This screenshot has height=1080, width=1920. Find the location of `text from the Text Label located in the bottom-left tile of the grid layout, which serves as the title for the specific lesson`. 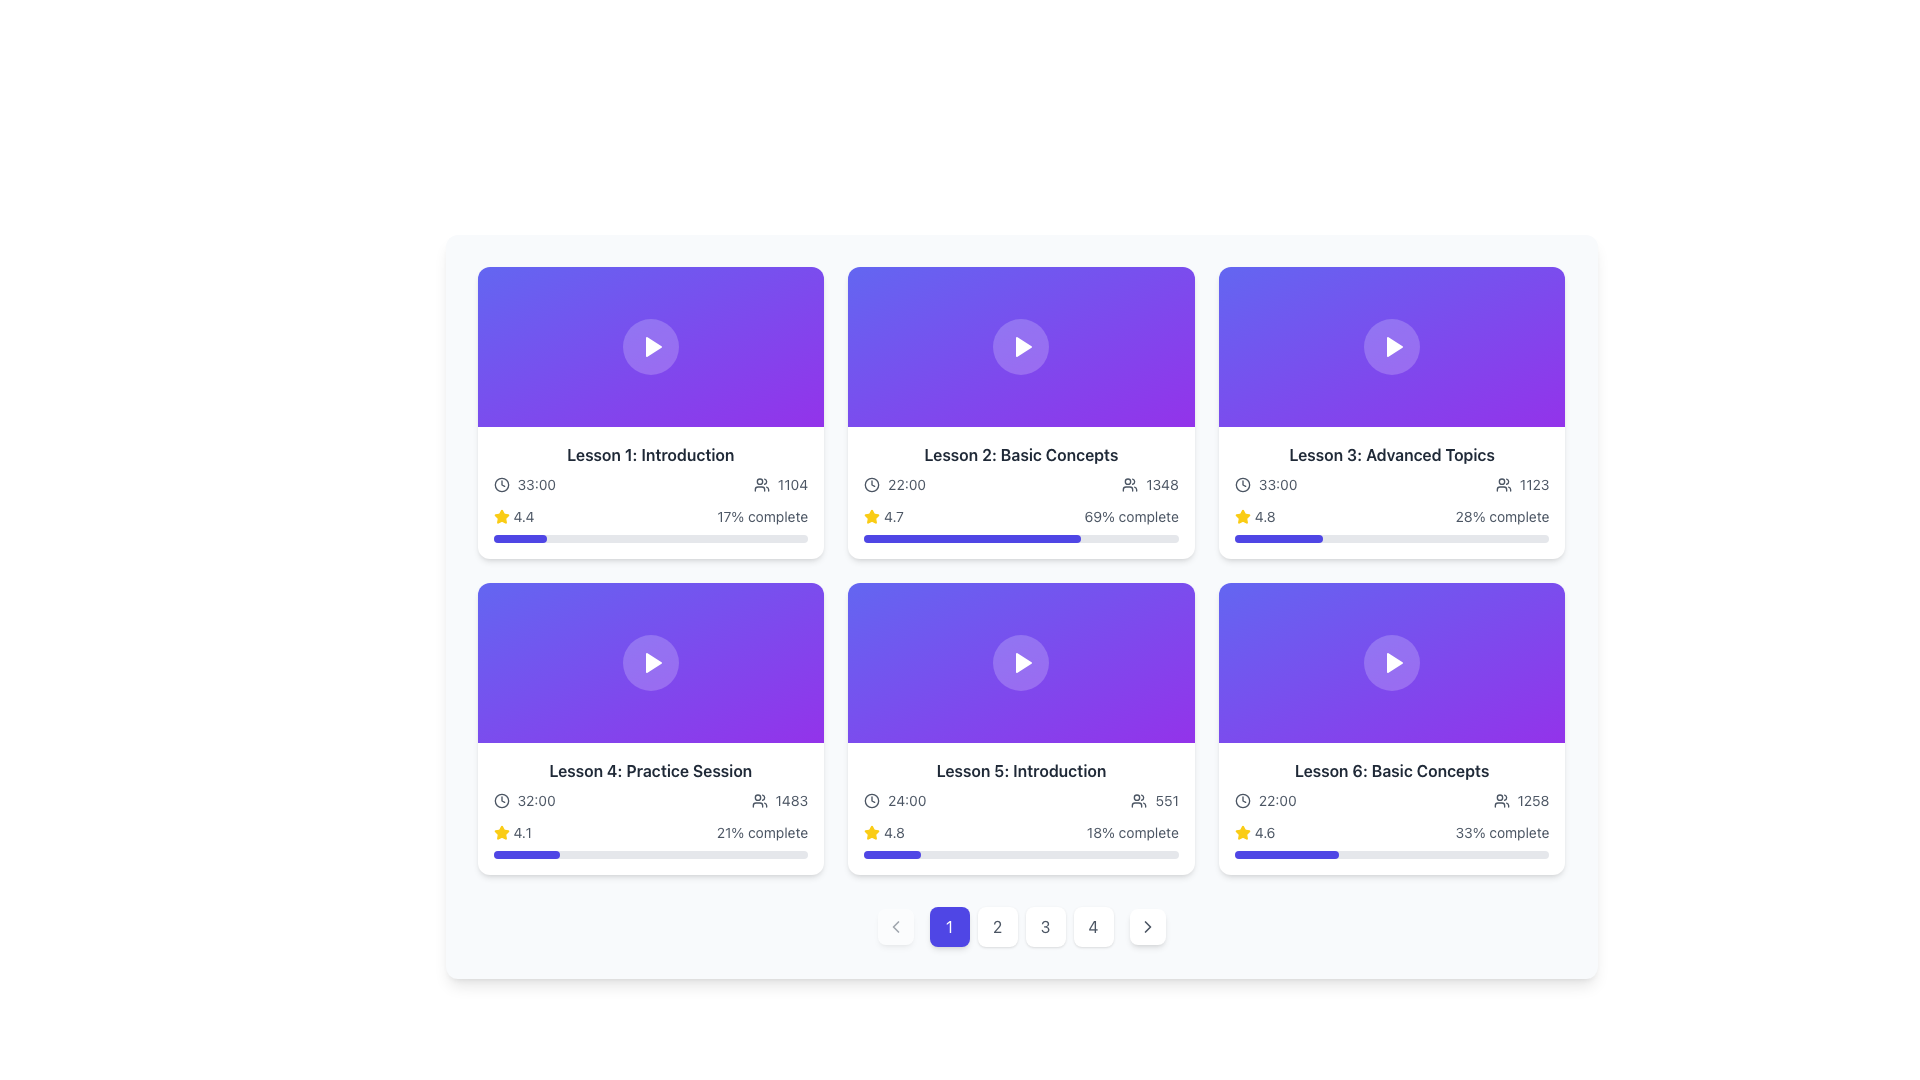

text from the Text Label located in the bottom-left tile of the grid layout, which serves as the title for the specific lesson is located at coordinates (1021, 770).